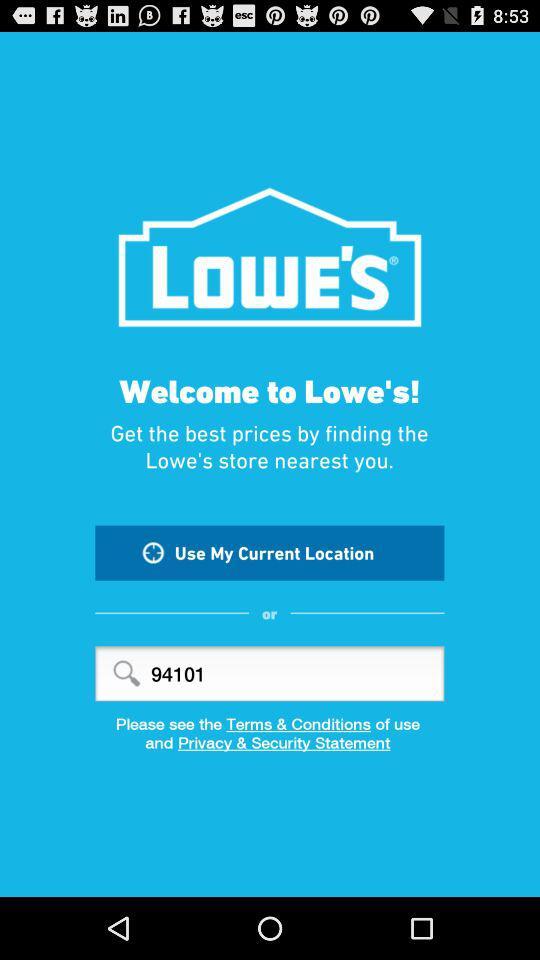 The image size is (540, 960). What do you see at coordinates (269, 552) in the screenshot?
I see `icon below get the best item` at bounding box center [269, 552].